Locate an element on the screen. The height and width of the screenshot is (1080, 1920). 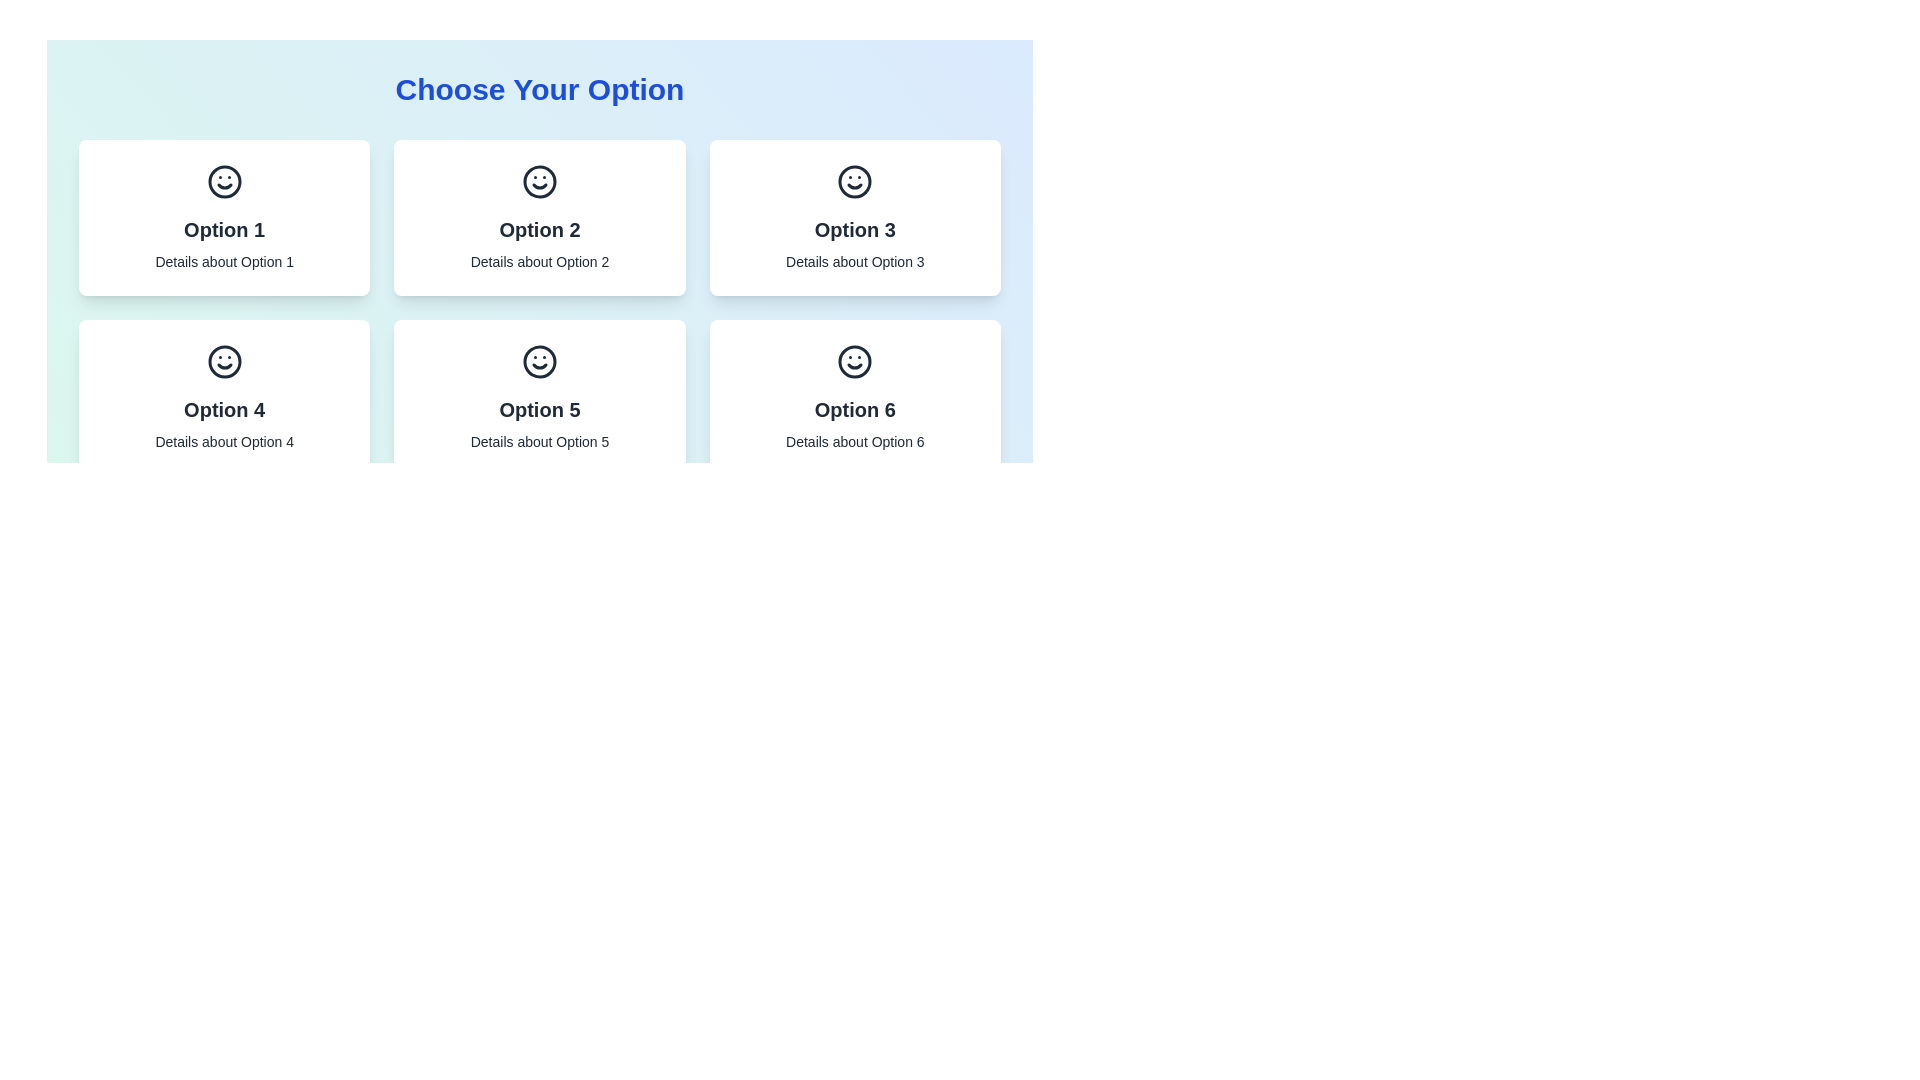
the smiley face icon rendered as an SVG located in the third option card of a grid layout, positioned above the text 'Option 3' and 'Details about Option 3' is located at coordinates (855, 181).